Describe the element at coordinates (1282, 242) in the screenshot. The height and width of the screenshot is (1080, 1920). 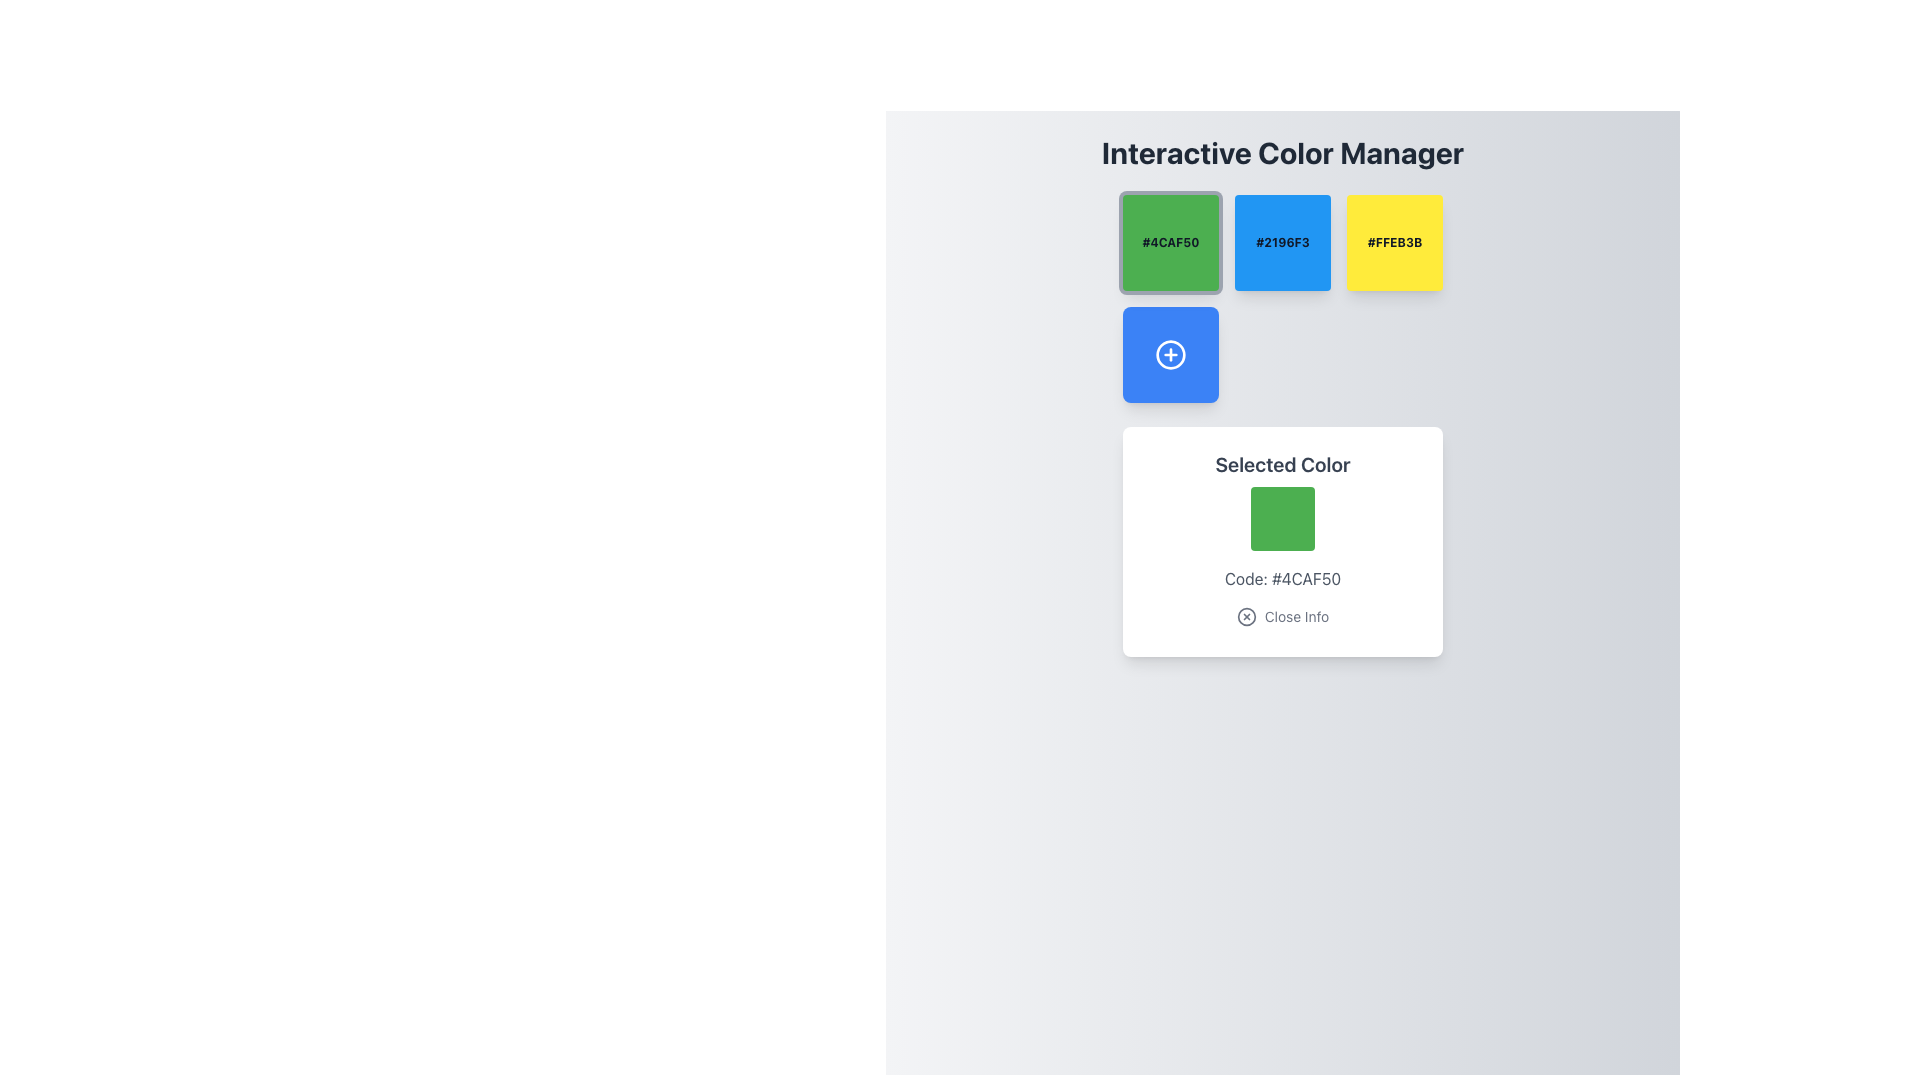
I see `the blue color tile, which is the second tile in a grid of three columns located at the top section of the interface, positioned between the green tile labeled '#4CAF50' and the yellow tile labeled '#FFEB3B'` at that location.